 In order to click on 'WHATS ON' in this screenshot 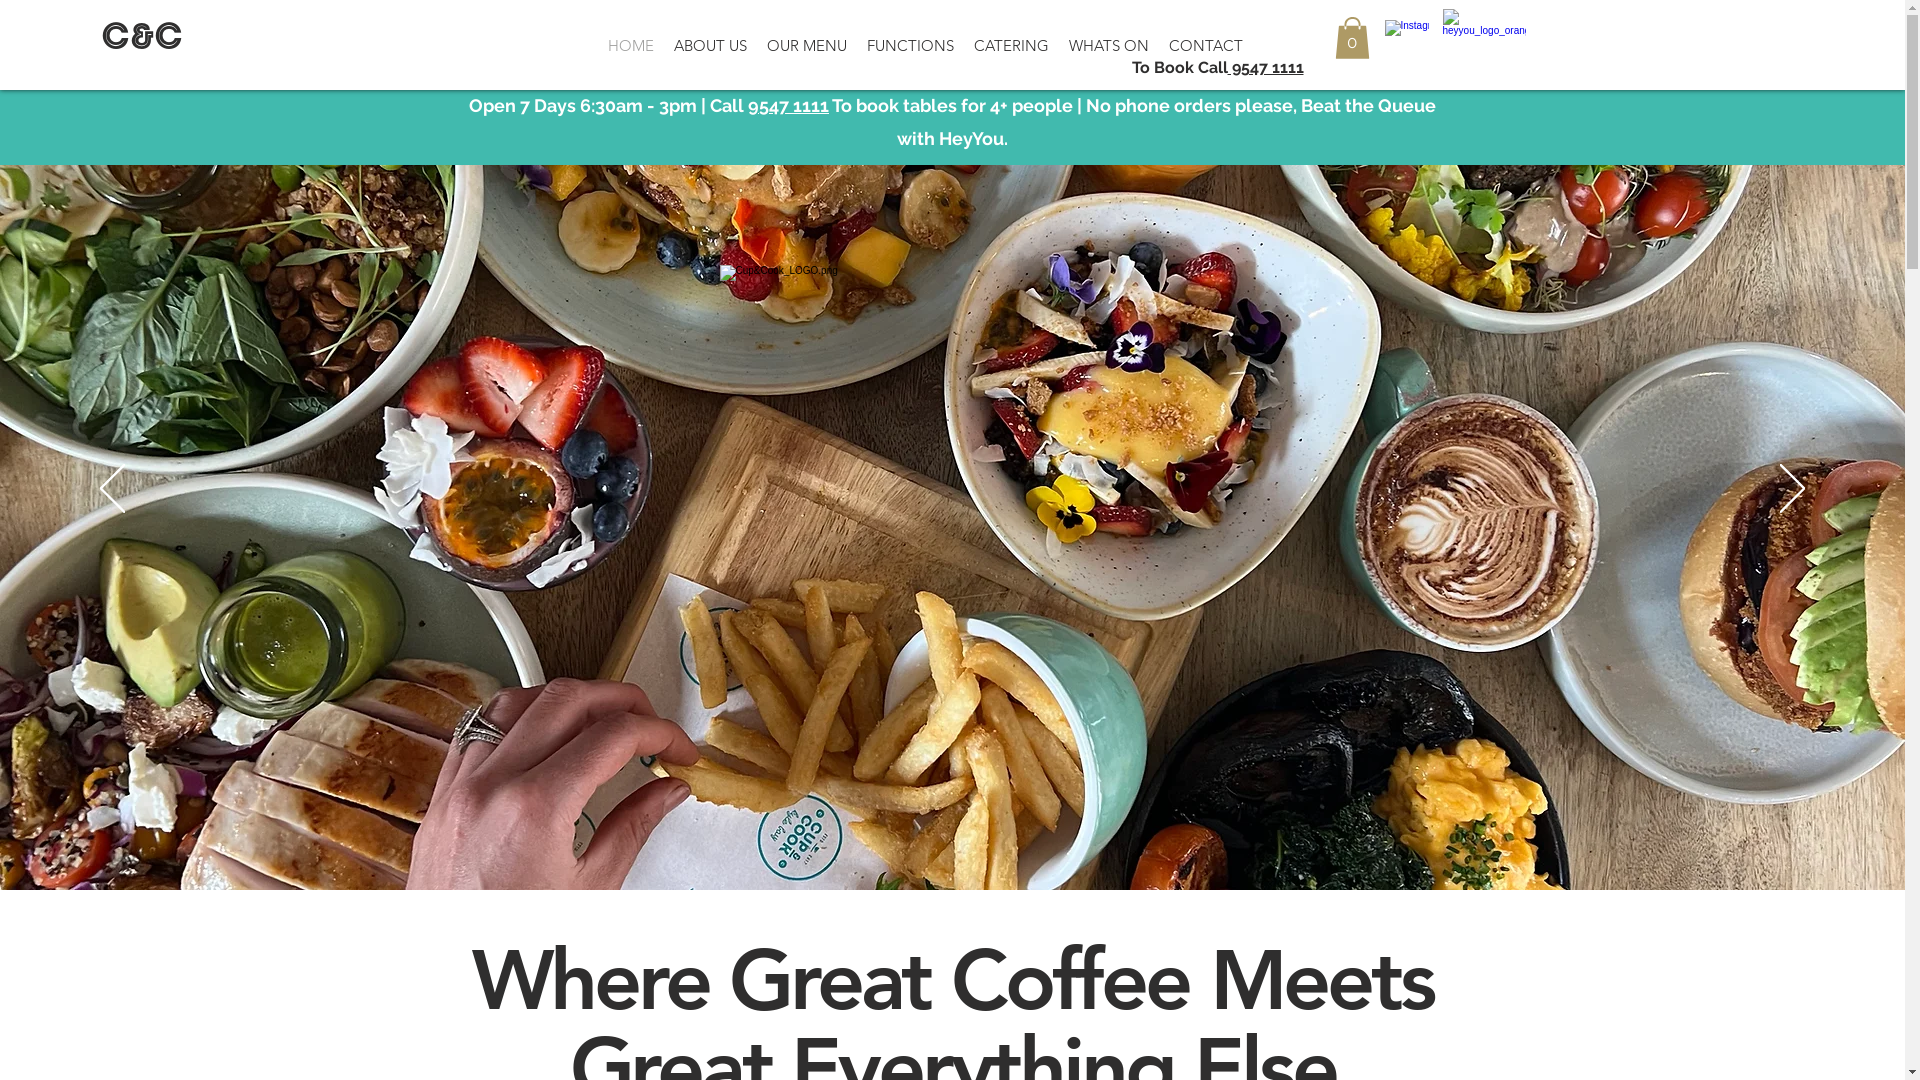, I will do `click(1107, 45)`.